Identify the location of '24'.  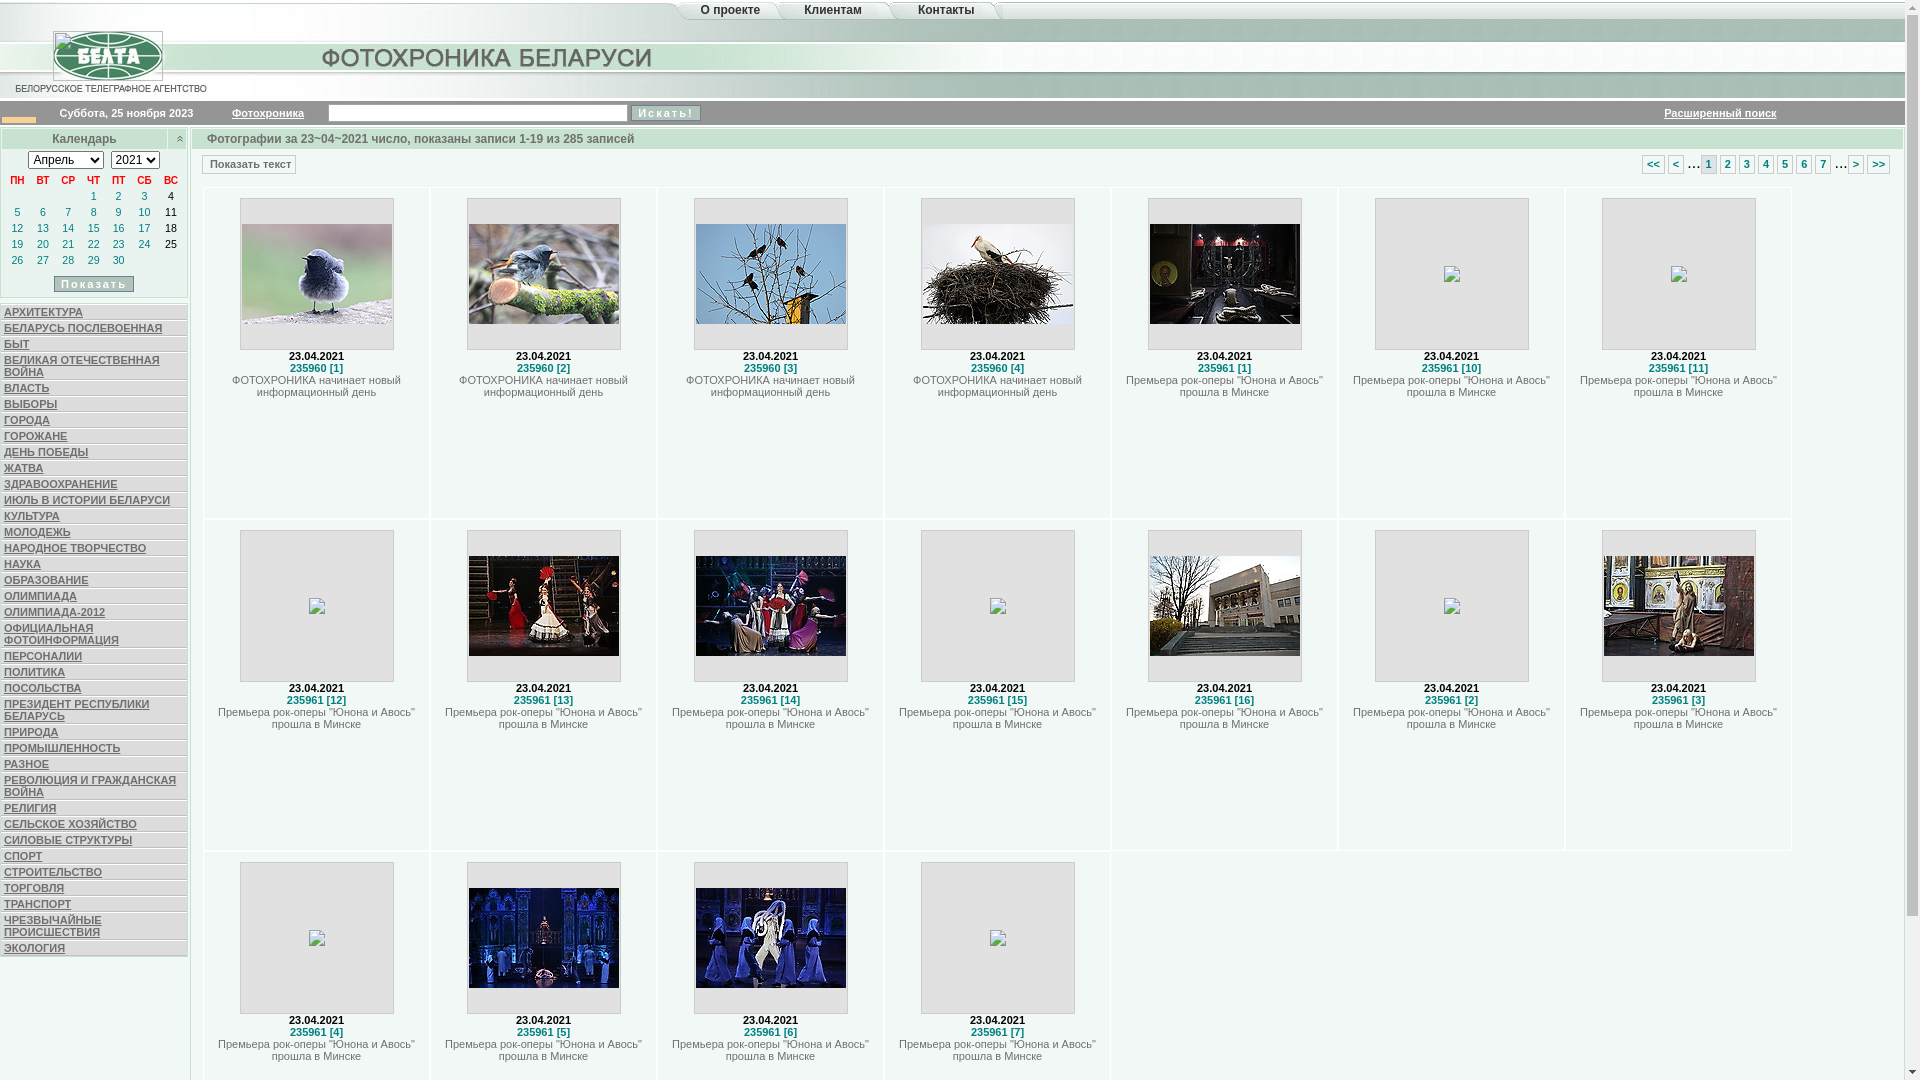
(143, 242).